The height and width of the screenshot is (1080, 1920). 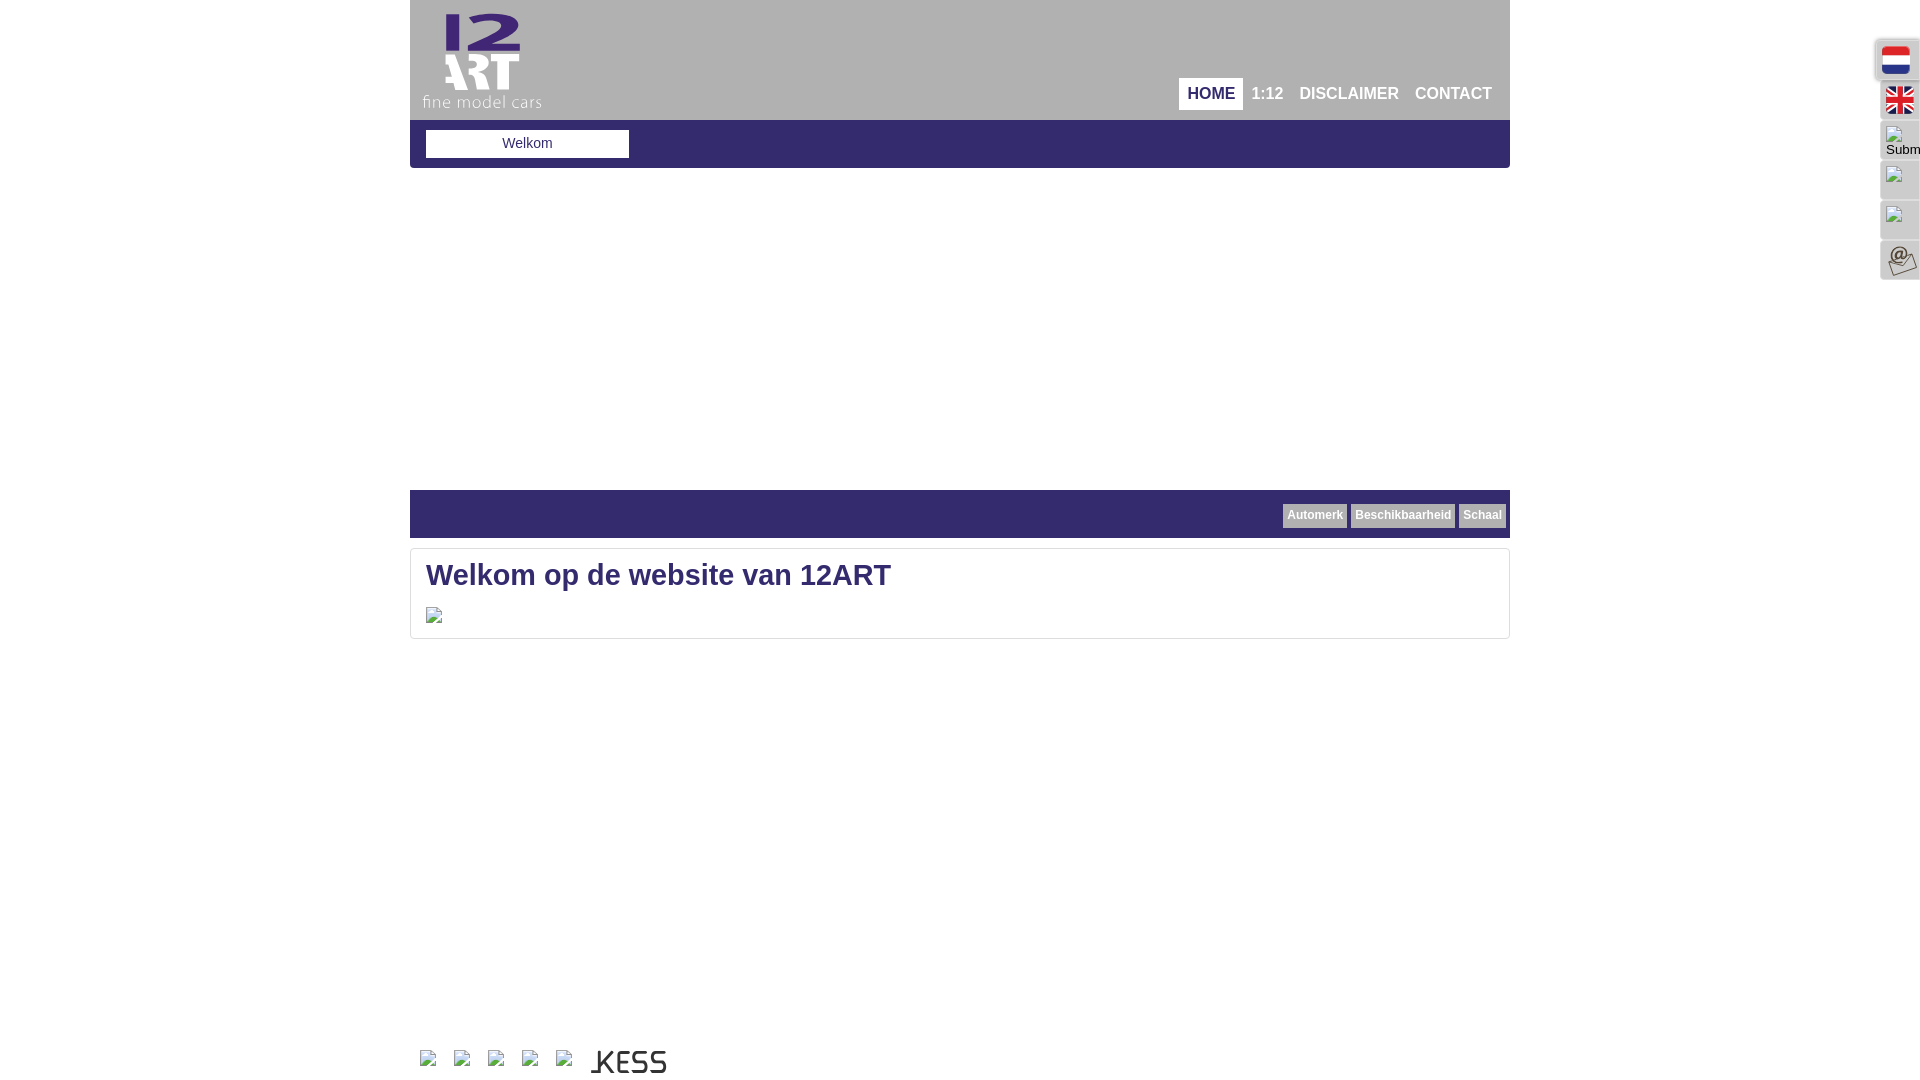 I want to click on 'DISCLAIMER', so click(x=1348, y=93).